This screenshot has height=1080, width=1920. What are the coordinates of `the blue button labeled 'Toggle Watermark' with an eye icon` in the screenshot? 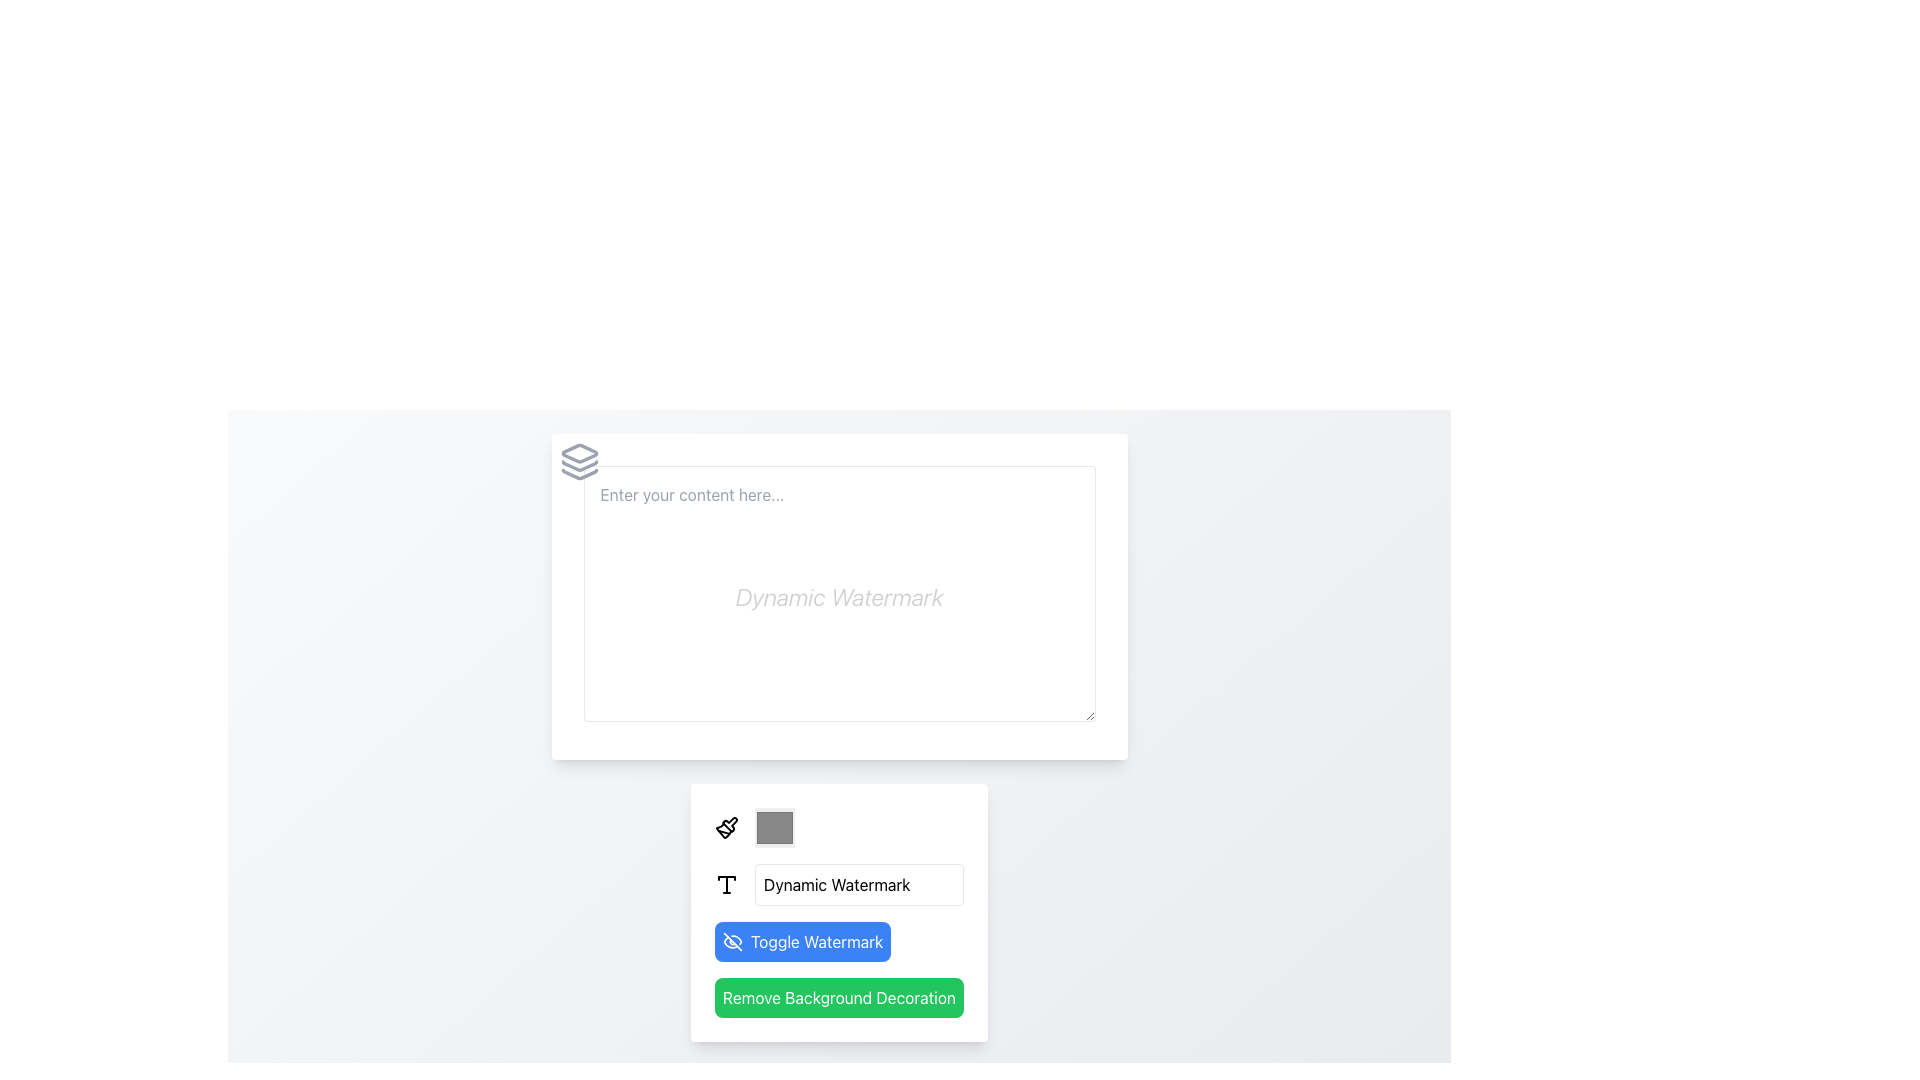 It's located at (803, 941).